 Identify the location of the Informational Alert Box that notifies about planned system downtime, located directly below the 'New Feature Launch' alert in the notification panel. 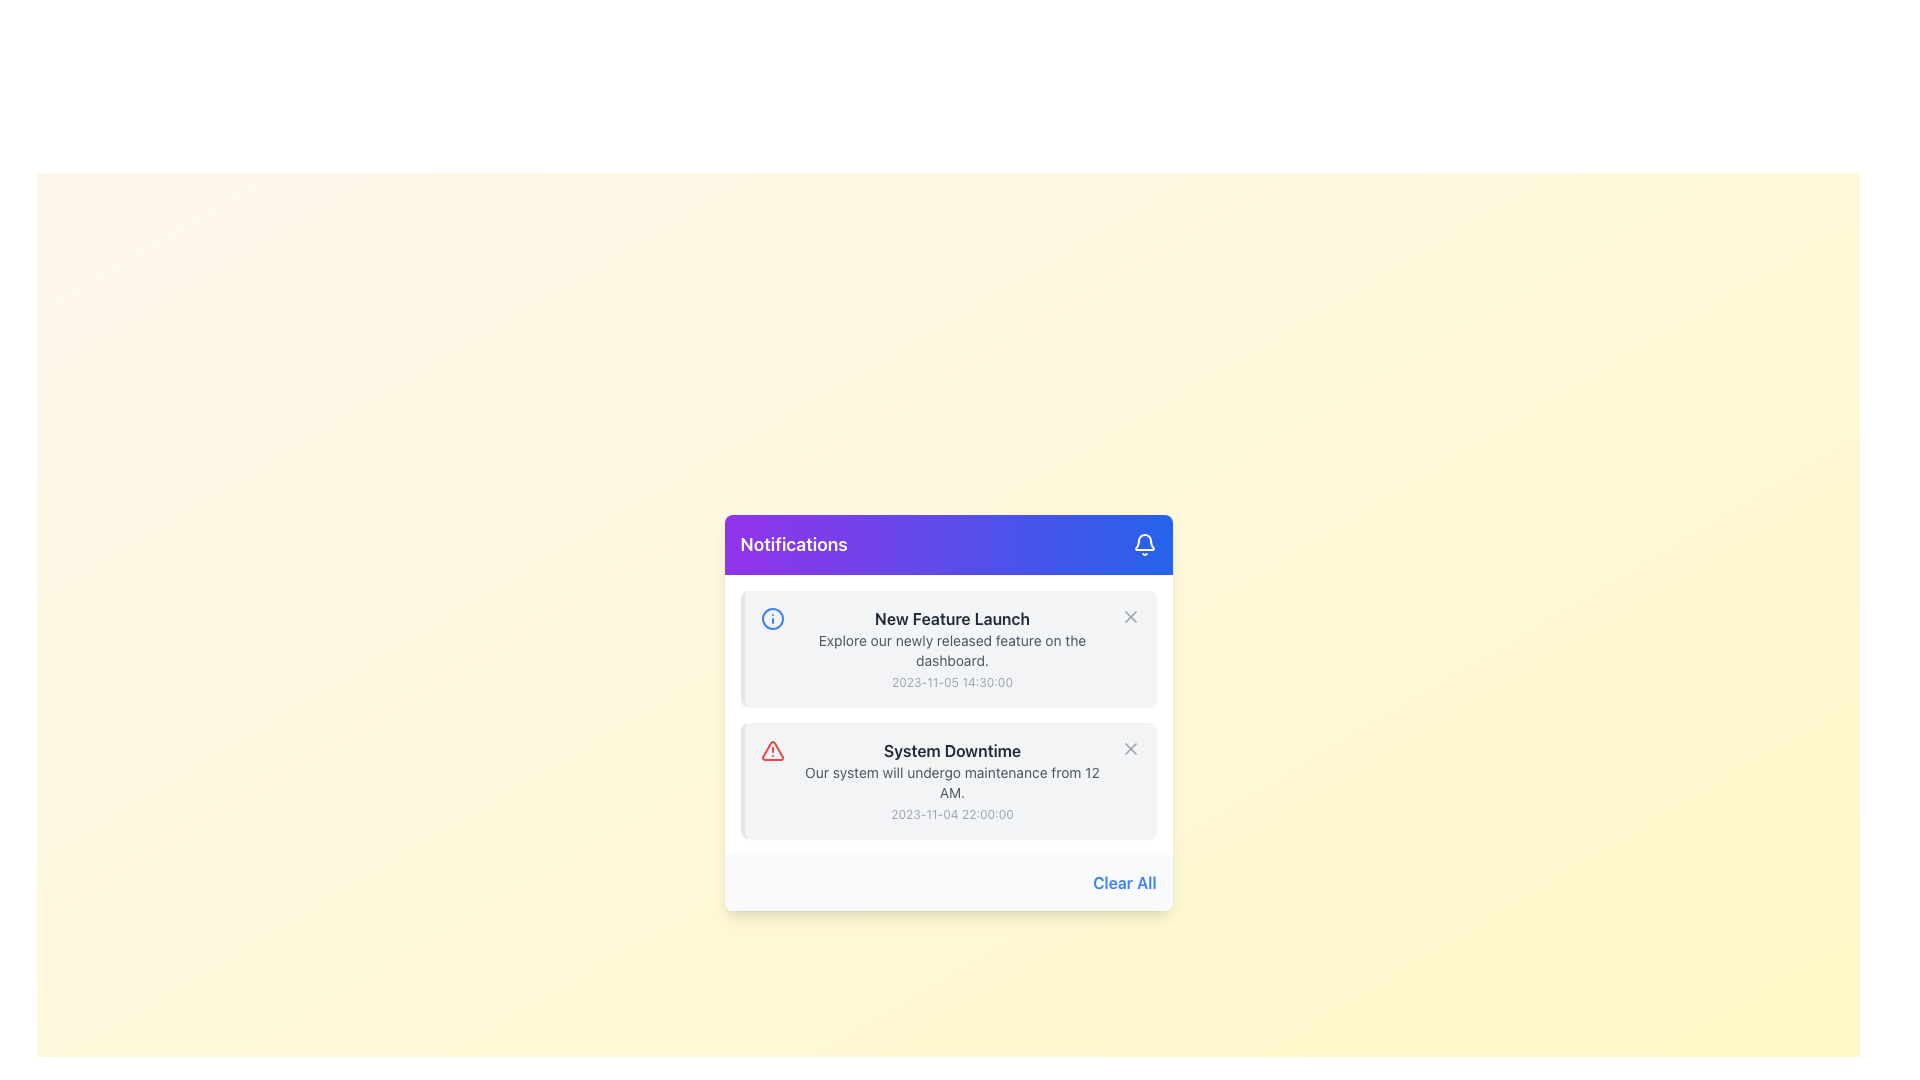
(947, 779).